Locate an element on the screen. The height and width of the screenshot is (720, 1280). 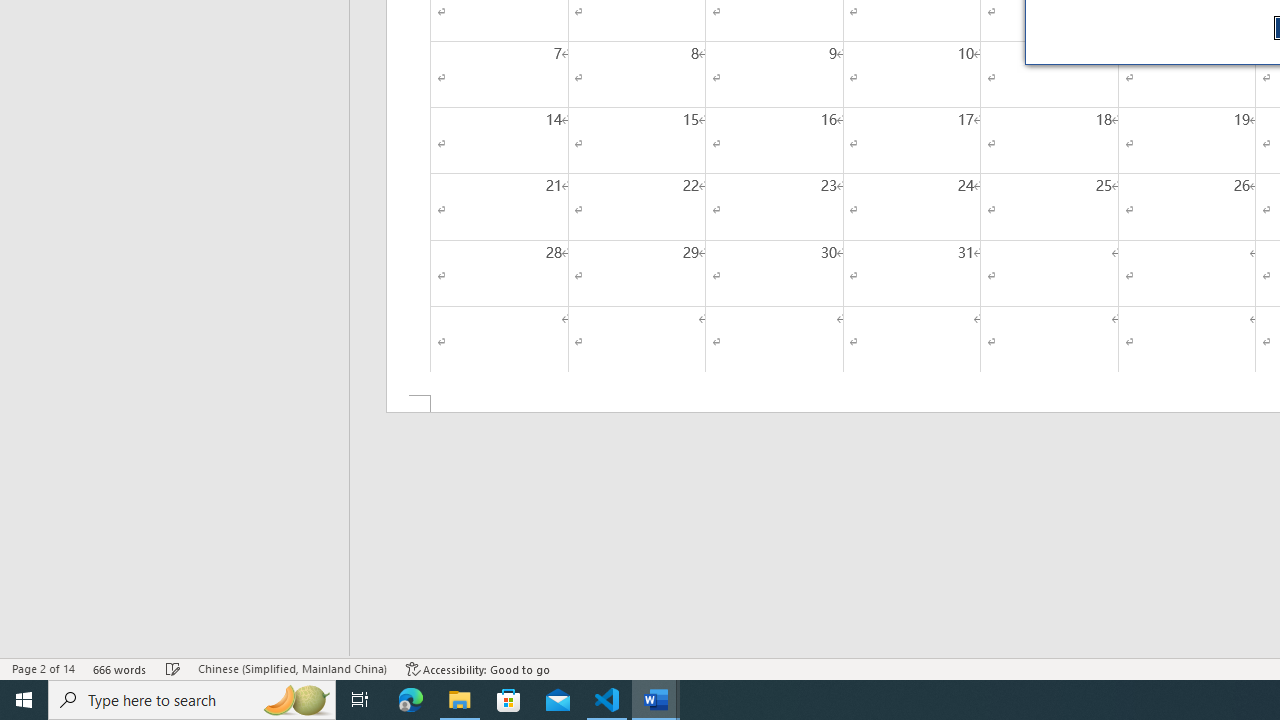
'Spelling and Grammar Check Checking' is located at coordinates (173, 669).